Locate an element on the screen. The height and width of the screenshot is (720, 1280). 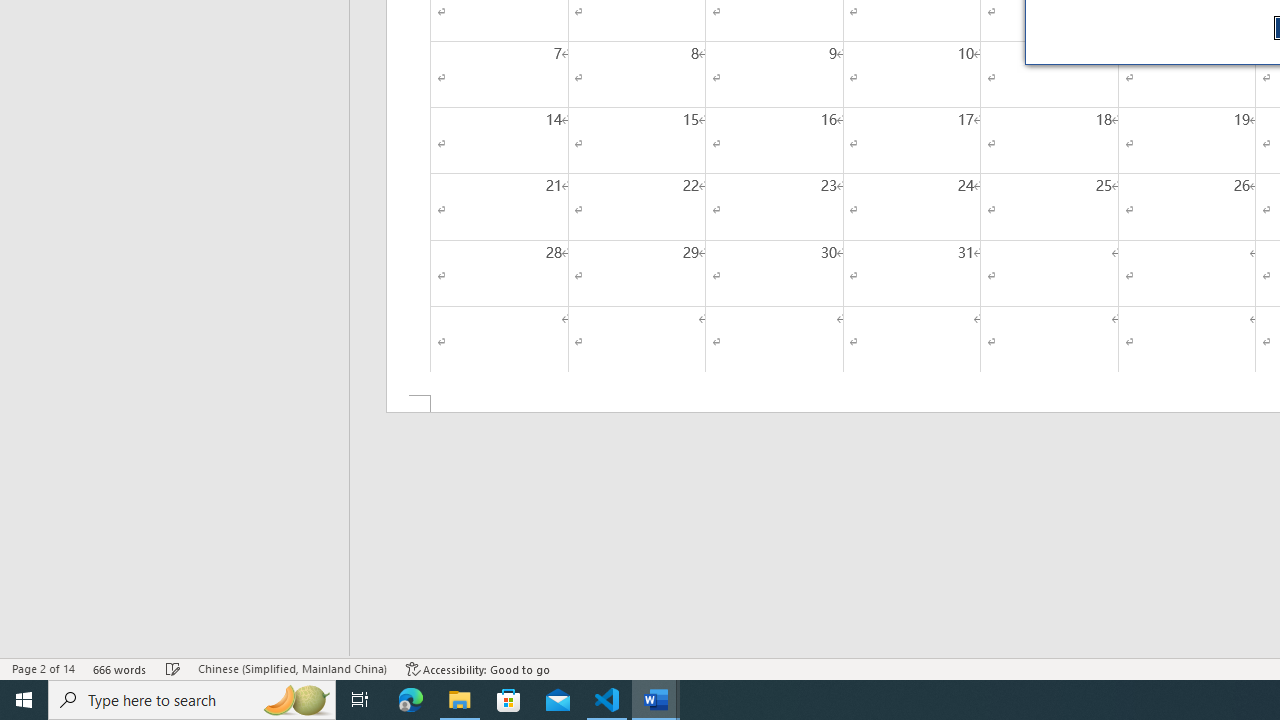
'Spelling and Grammar Check Checking' is located at coordinates (173, 669).